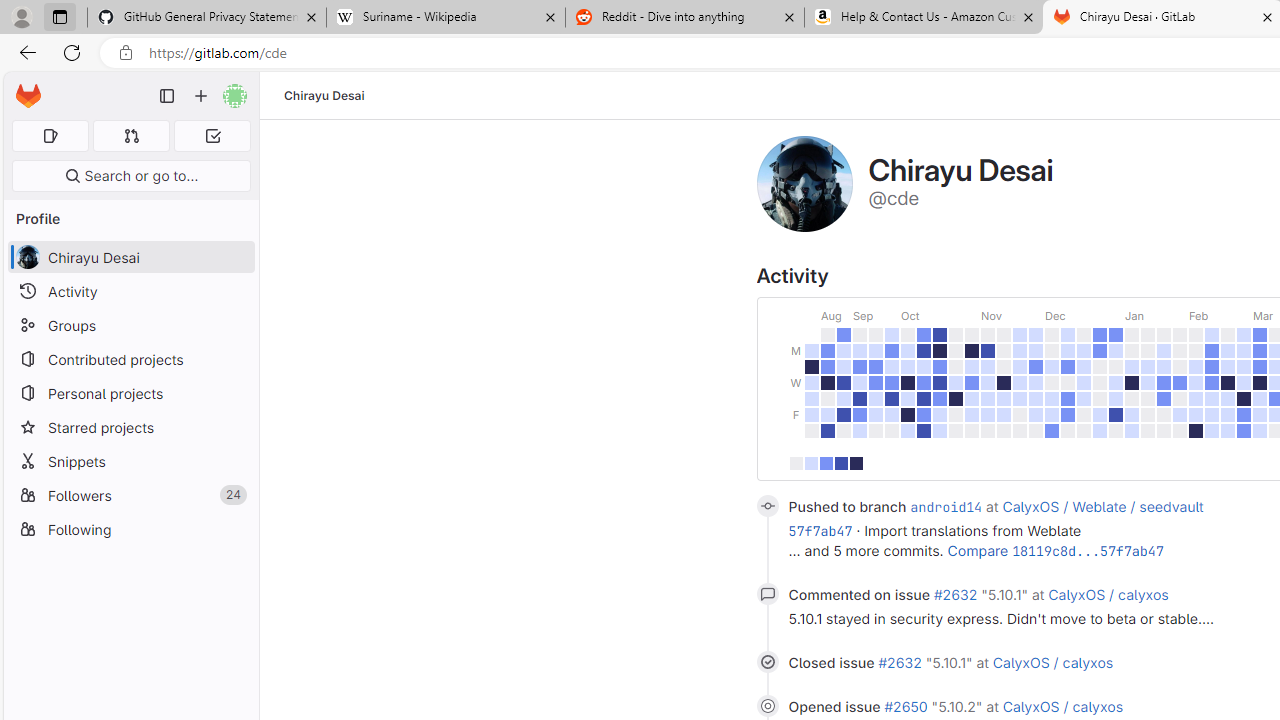 Image resolution: width=1280 pixels, height=720 pixels. I want to click on 'Chirayu Desai', so click(324, 95).